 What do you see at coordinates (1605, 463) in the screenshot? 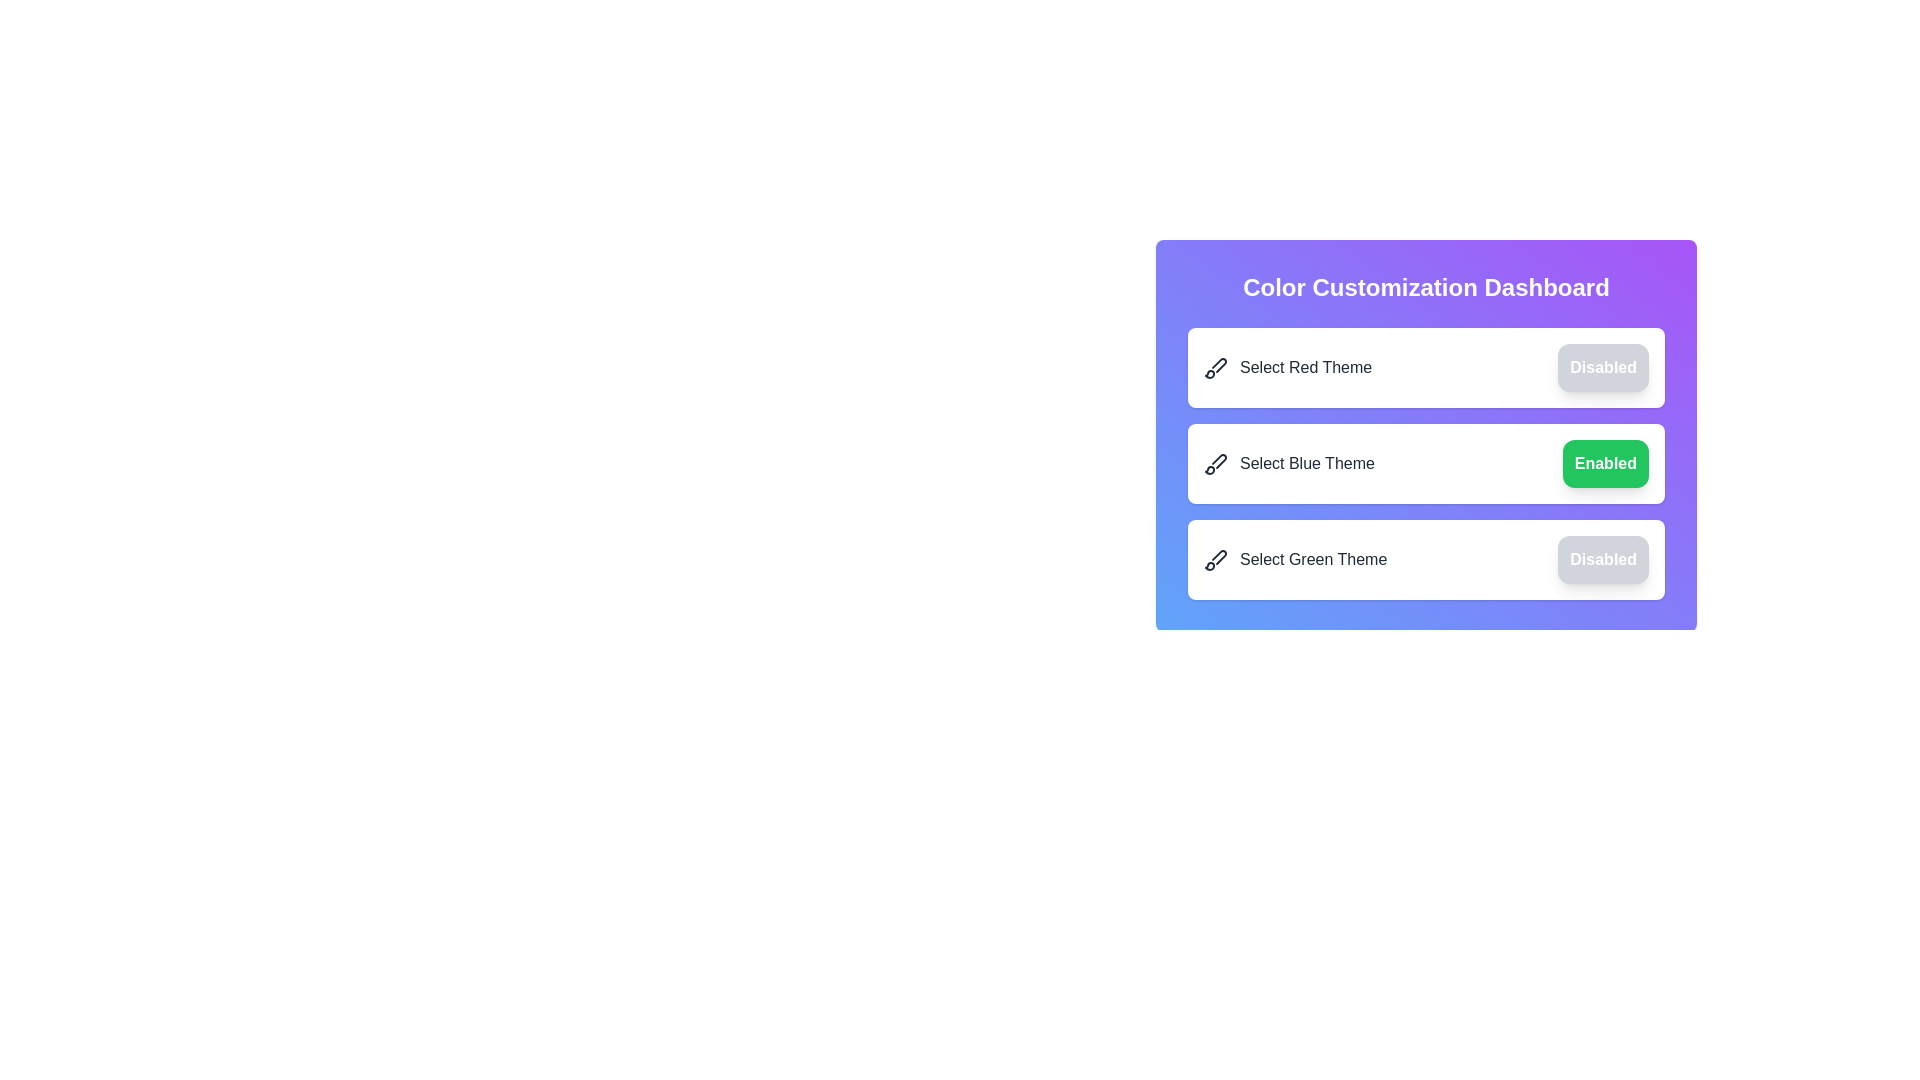
I see `the button corresponding to Blue theme to observe any interactive feedback` at bounding box center [1605, 463].